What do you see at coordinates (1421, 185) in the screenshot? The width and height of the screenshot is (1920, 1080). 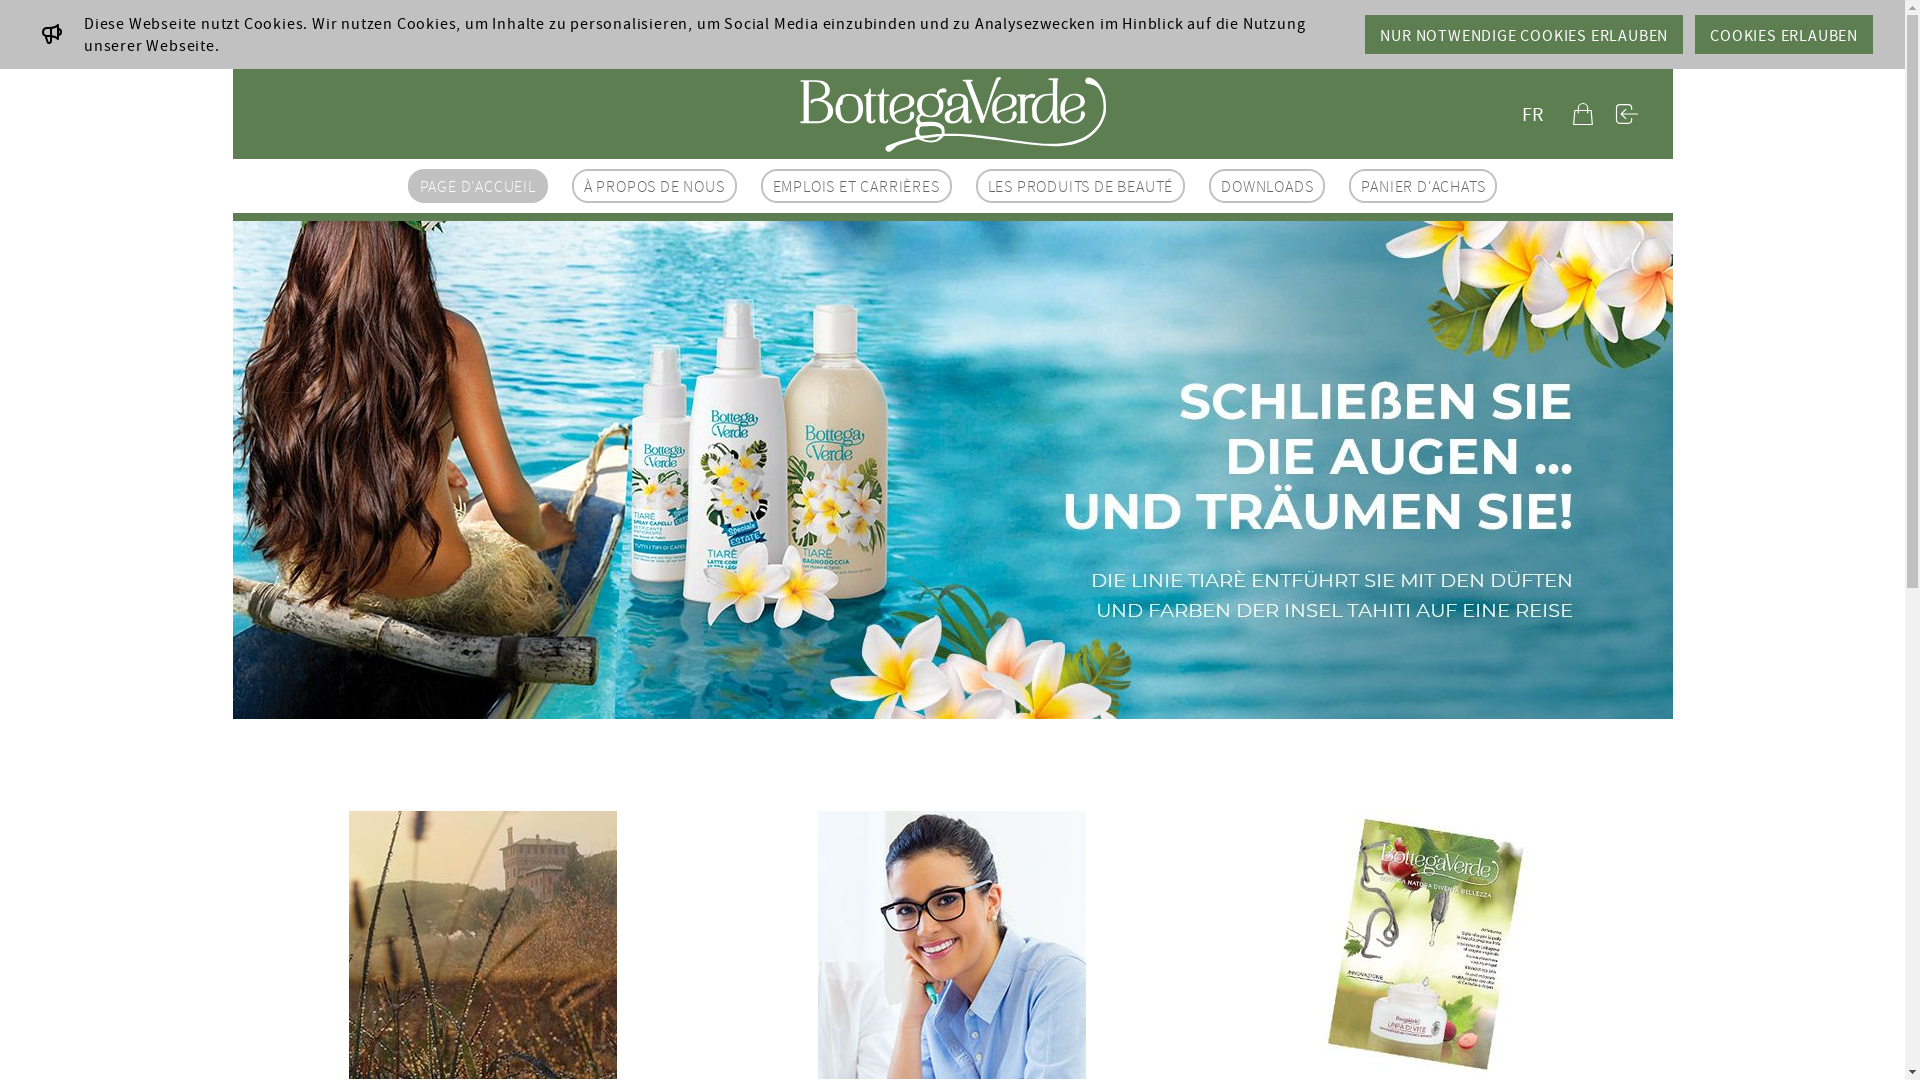 I see `'PANIER D'ACHATS'` at bounding box center [1421, 185].